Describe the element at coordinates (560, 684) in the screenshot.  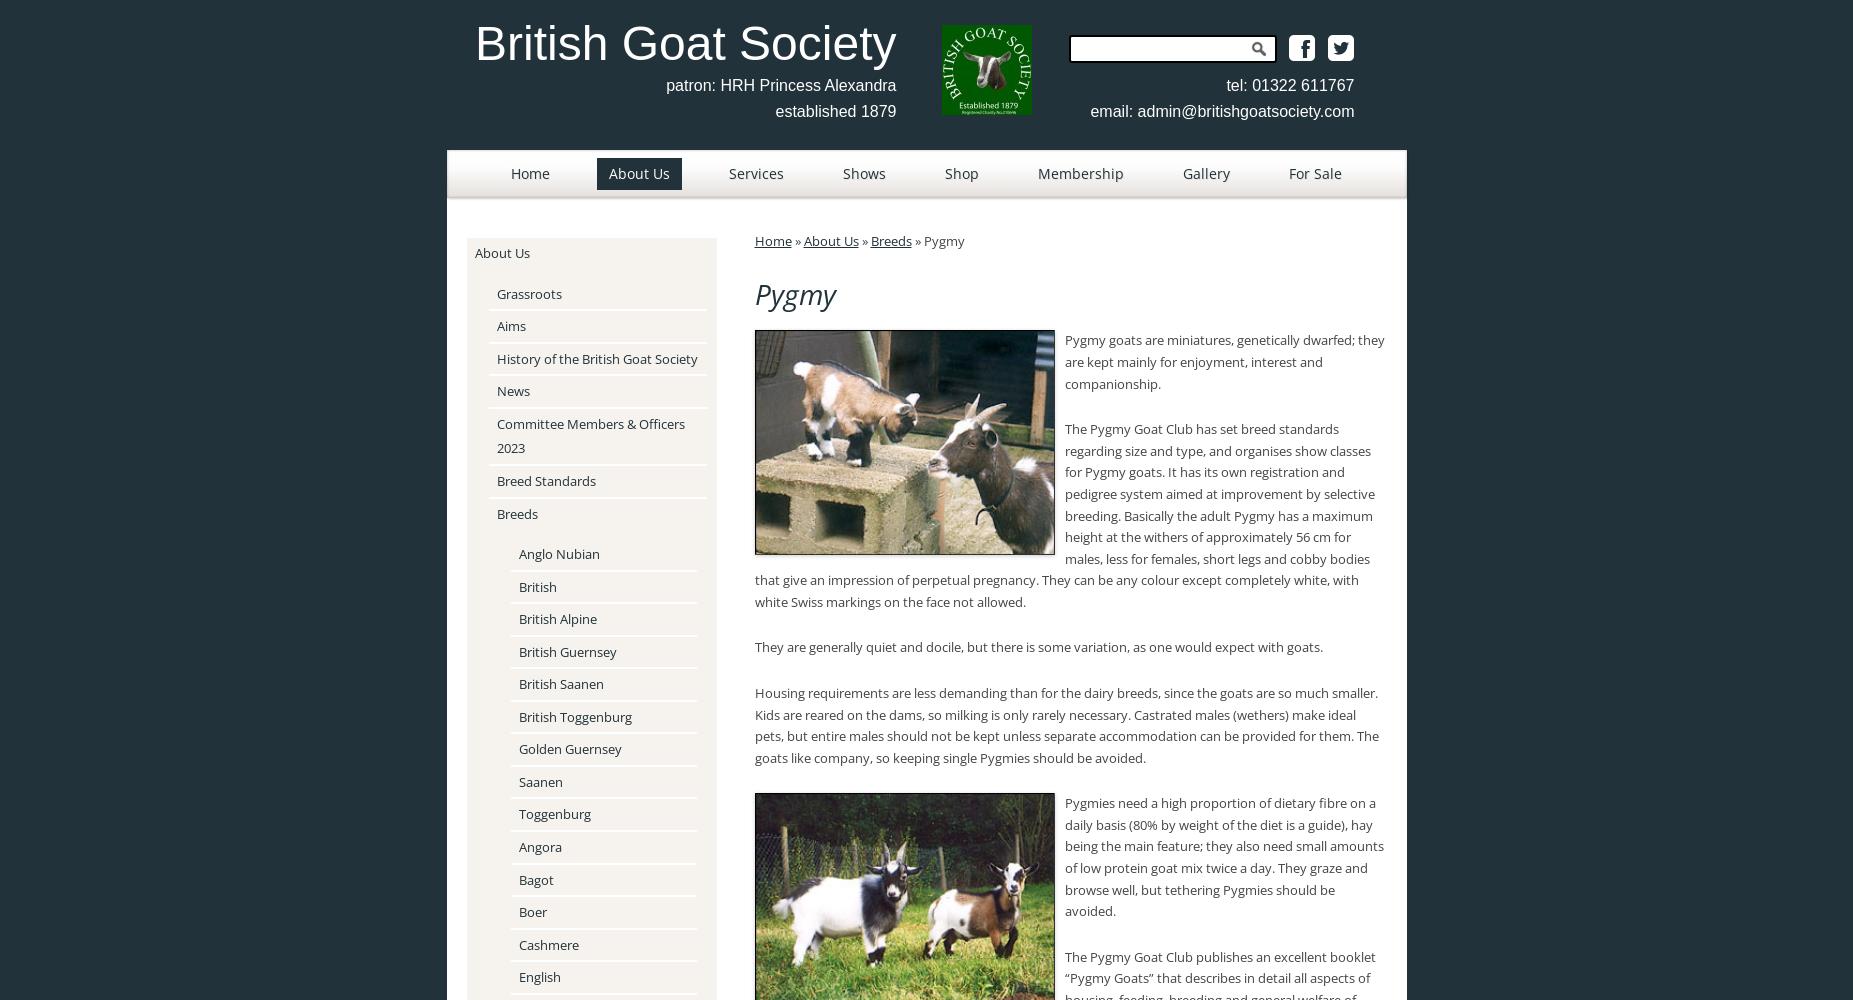
I see `'British Saanen'` at that location.